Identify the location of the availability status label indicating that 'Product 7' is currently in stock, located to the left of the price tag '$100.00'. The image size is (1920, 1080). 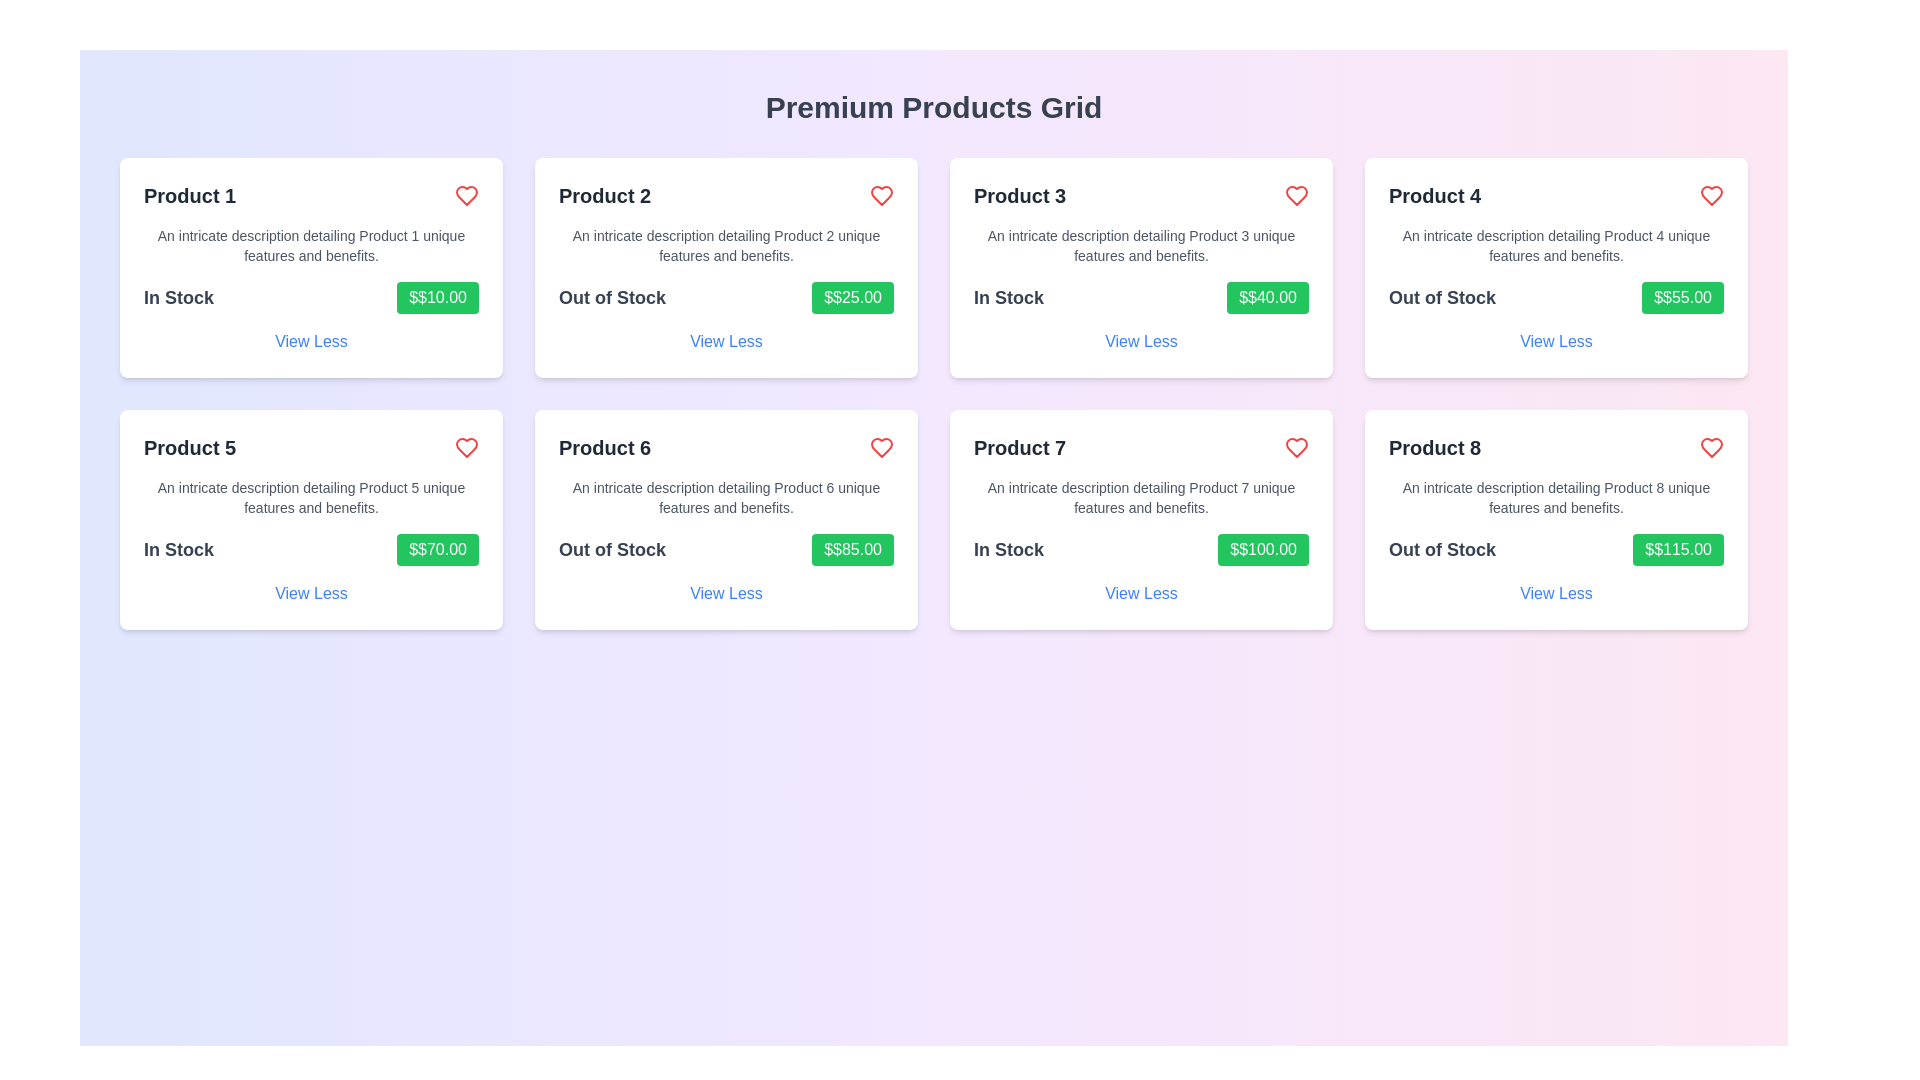
(1008, 550).